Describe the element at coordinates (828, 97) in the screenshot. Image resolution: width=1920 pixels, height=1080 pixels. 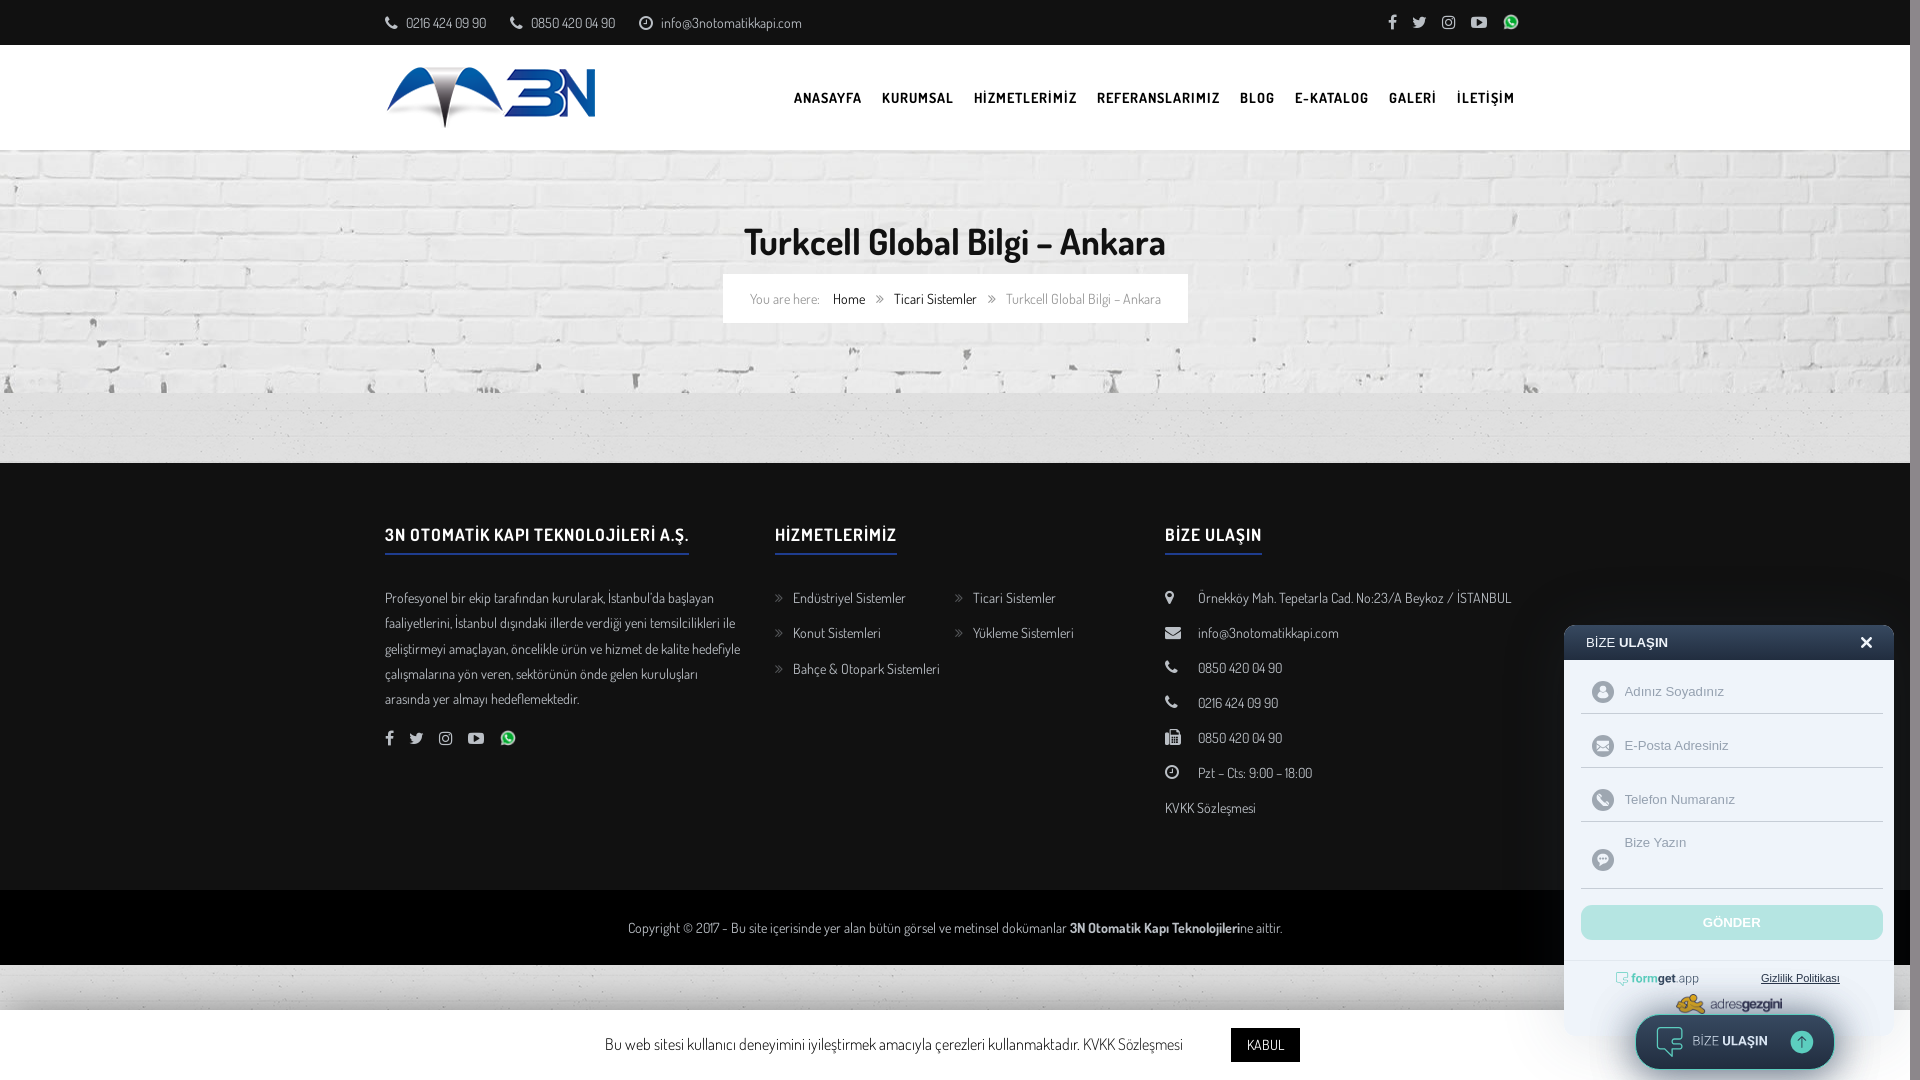
I see `'ANASAYFA'` at that location.